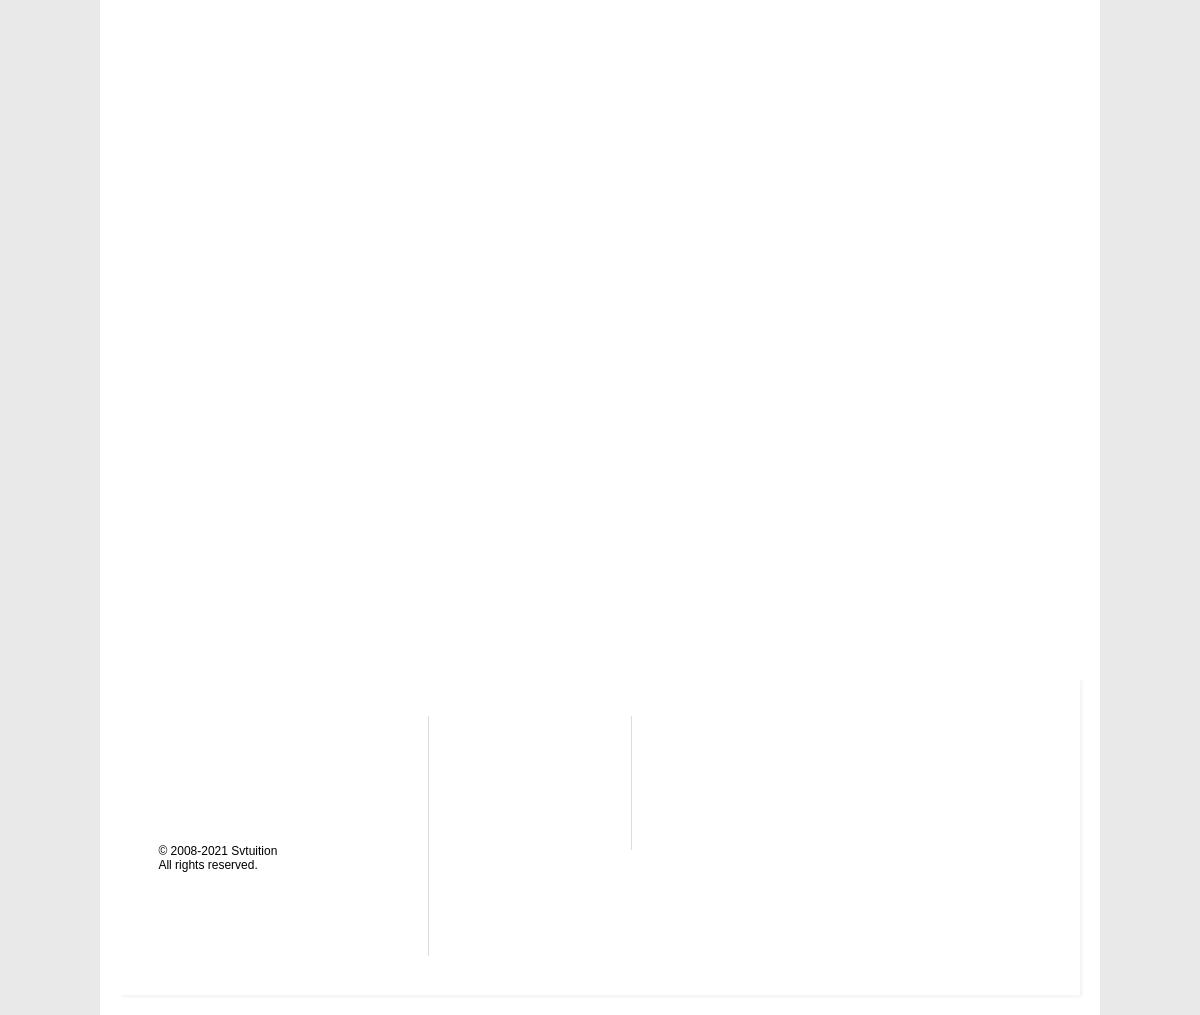 This screenshot has height=1015, width=1200. Describe the element at coordinates (736, 733) in the screenshot. I see `'Accounting'` at that location.